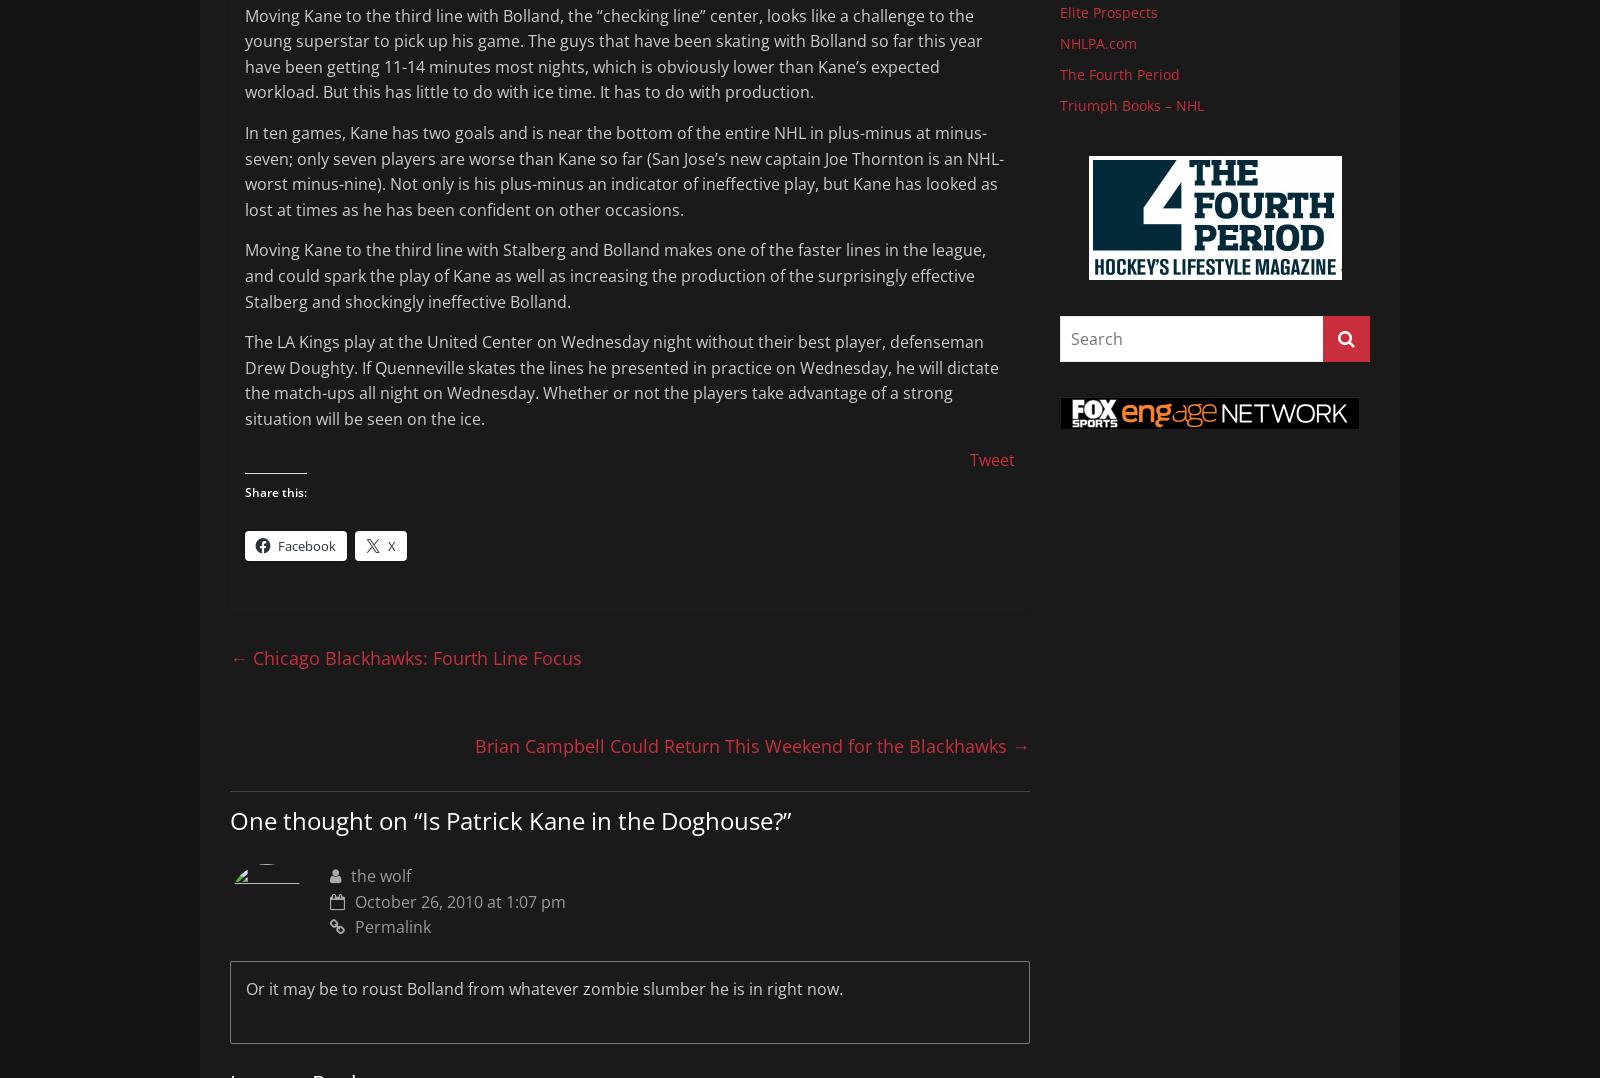 This screenshot has height=1078, width=1600. Describe the element at coordinates (392, 544) in the screenshot. I see `'X'` at that location.